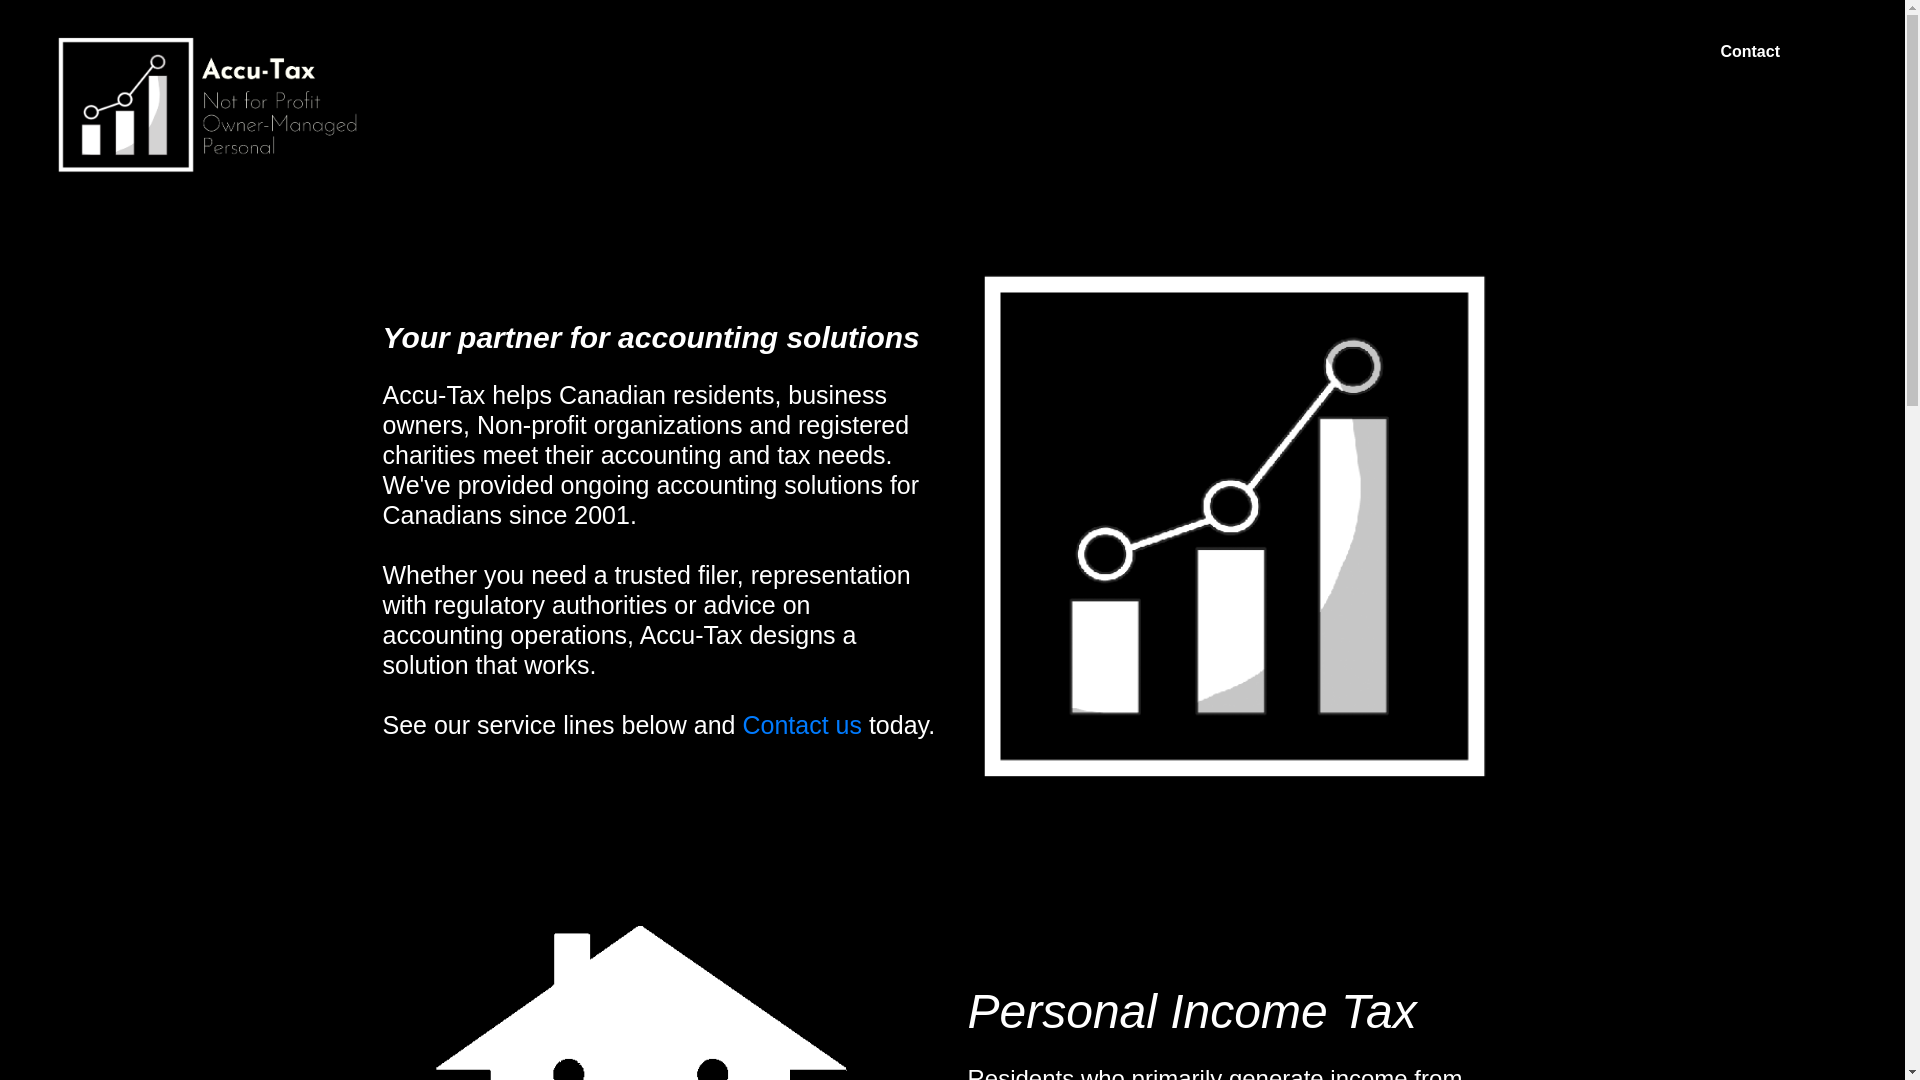  Describe the element at coordinates (796, 725) in the screenshot. I see `'Contact us'` at that location.